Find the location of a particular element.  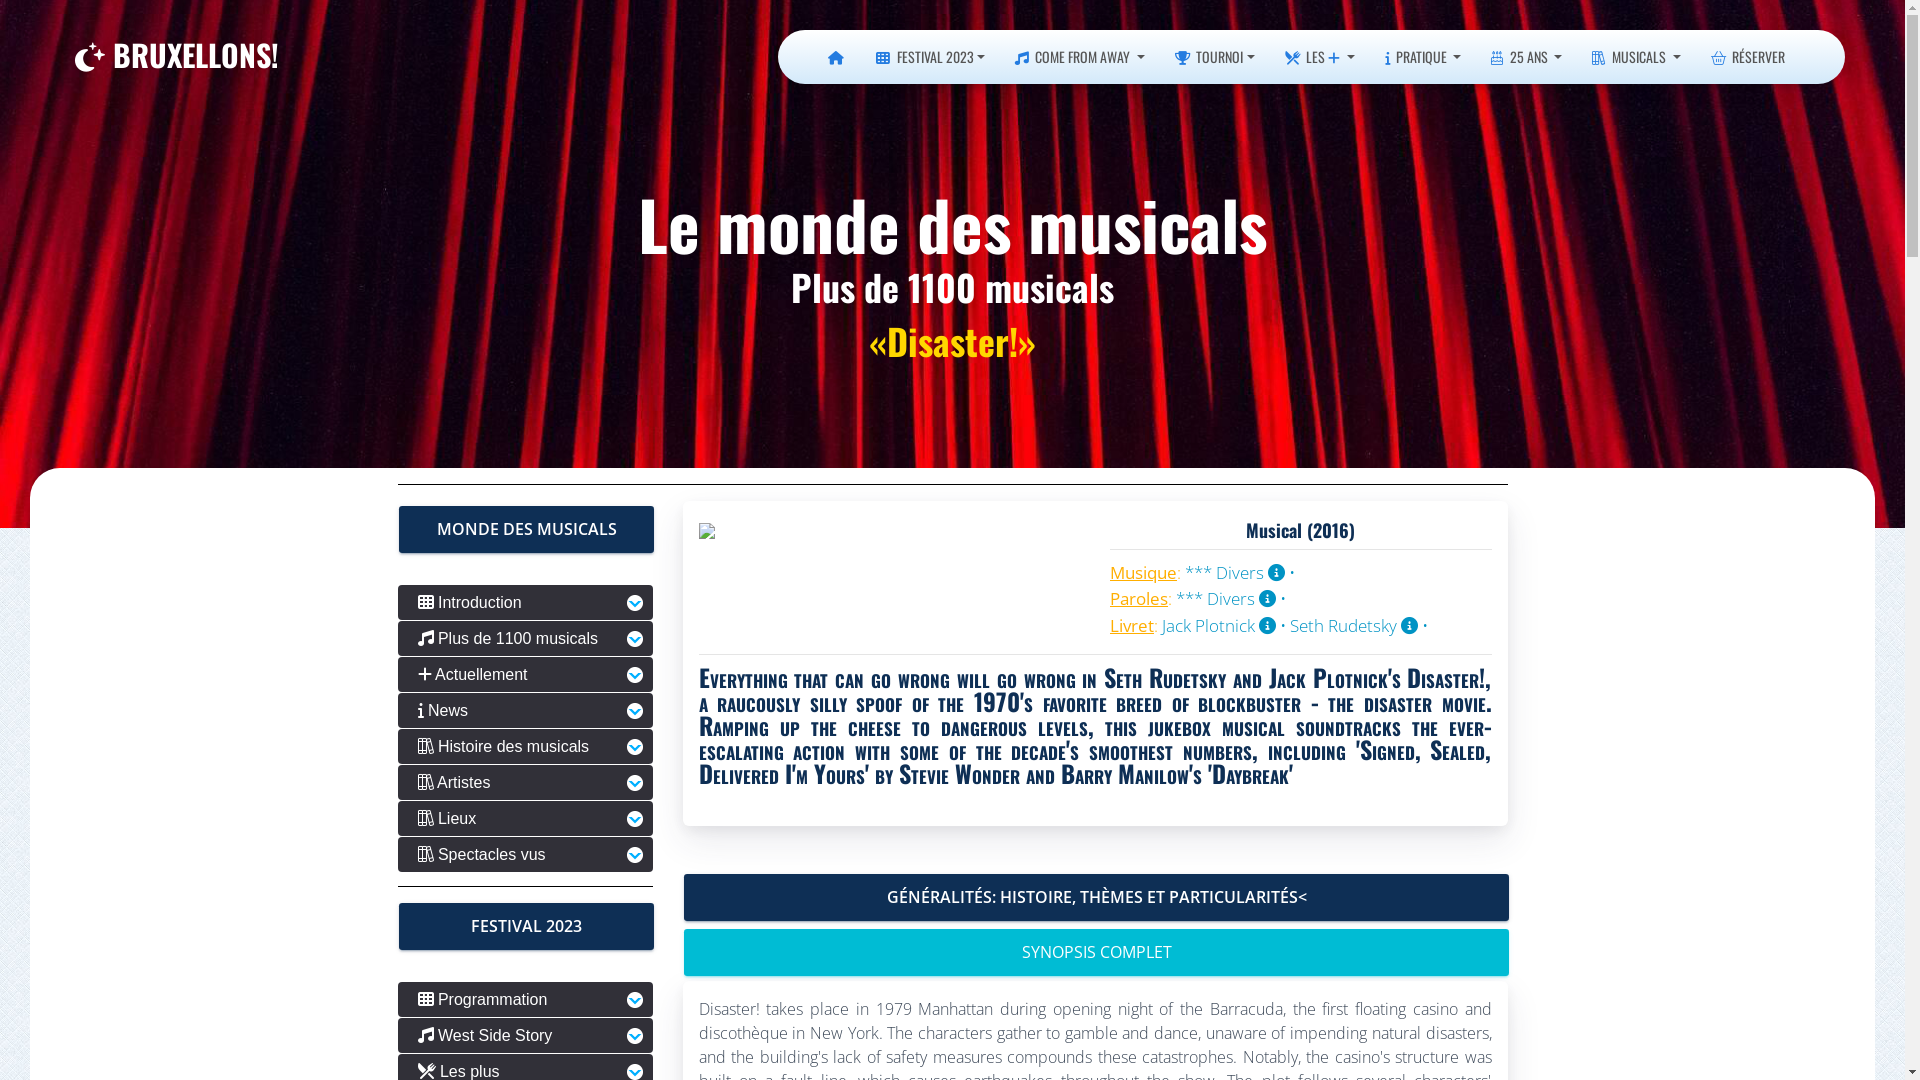

'PRATIQUE' is located at coordinates (1422, 56).